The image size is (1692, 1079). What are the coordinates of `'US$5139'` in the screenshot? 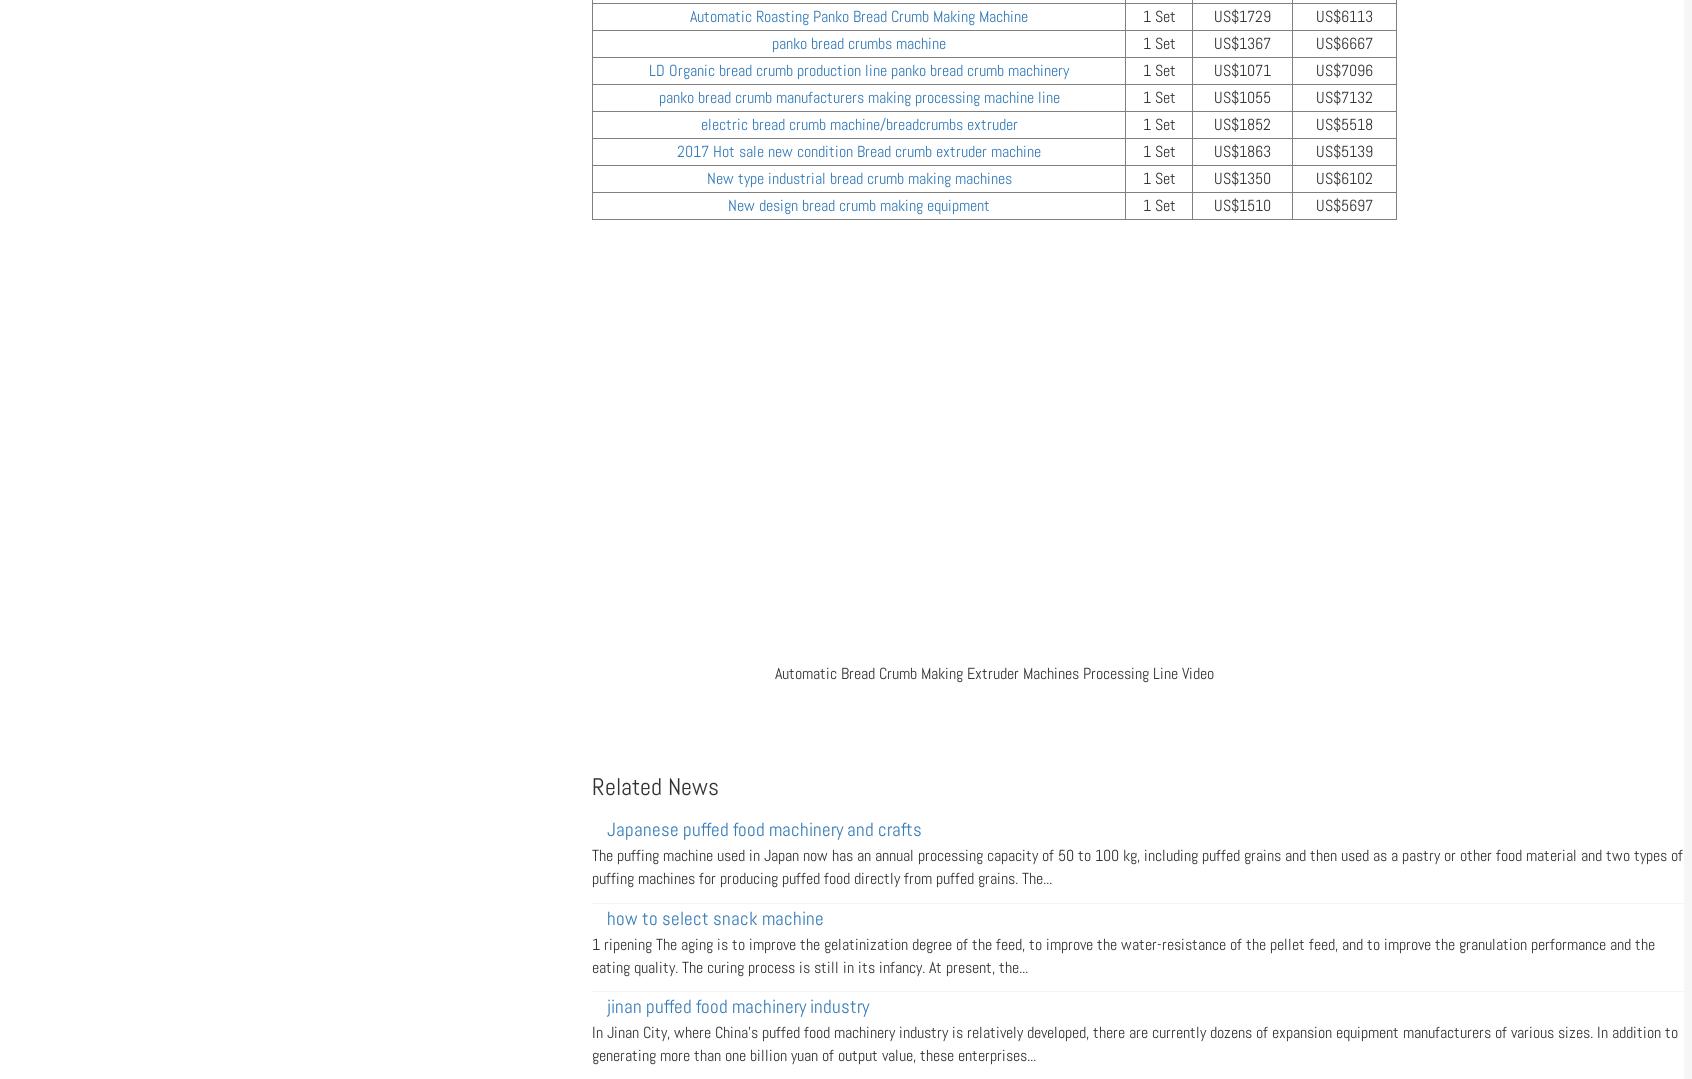 It's located at (1344, 150).